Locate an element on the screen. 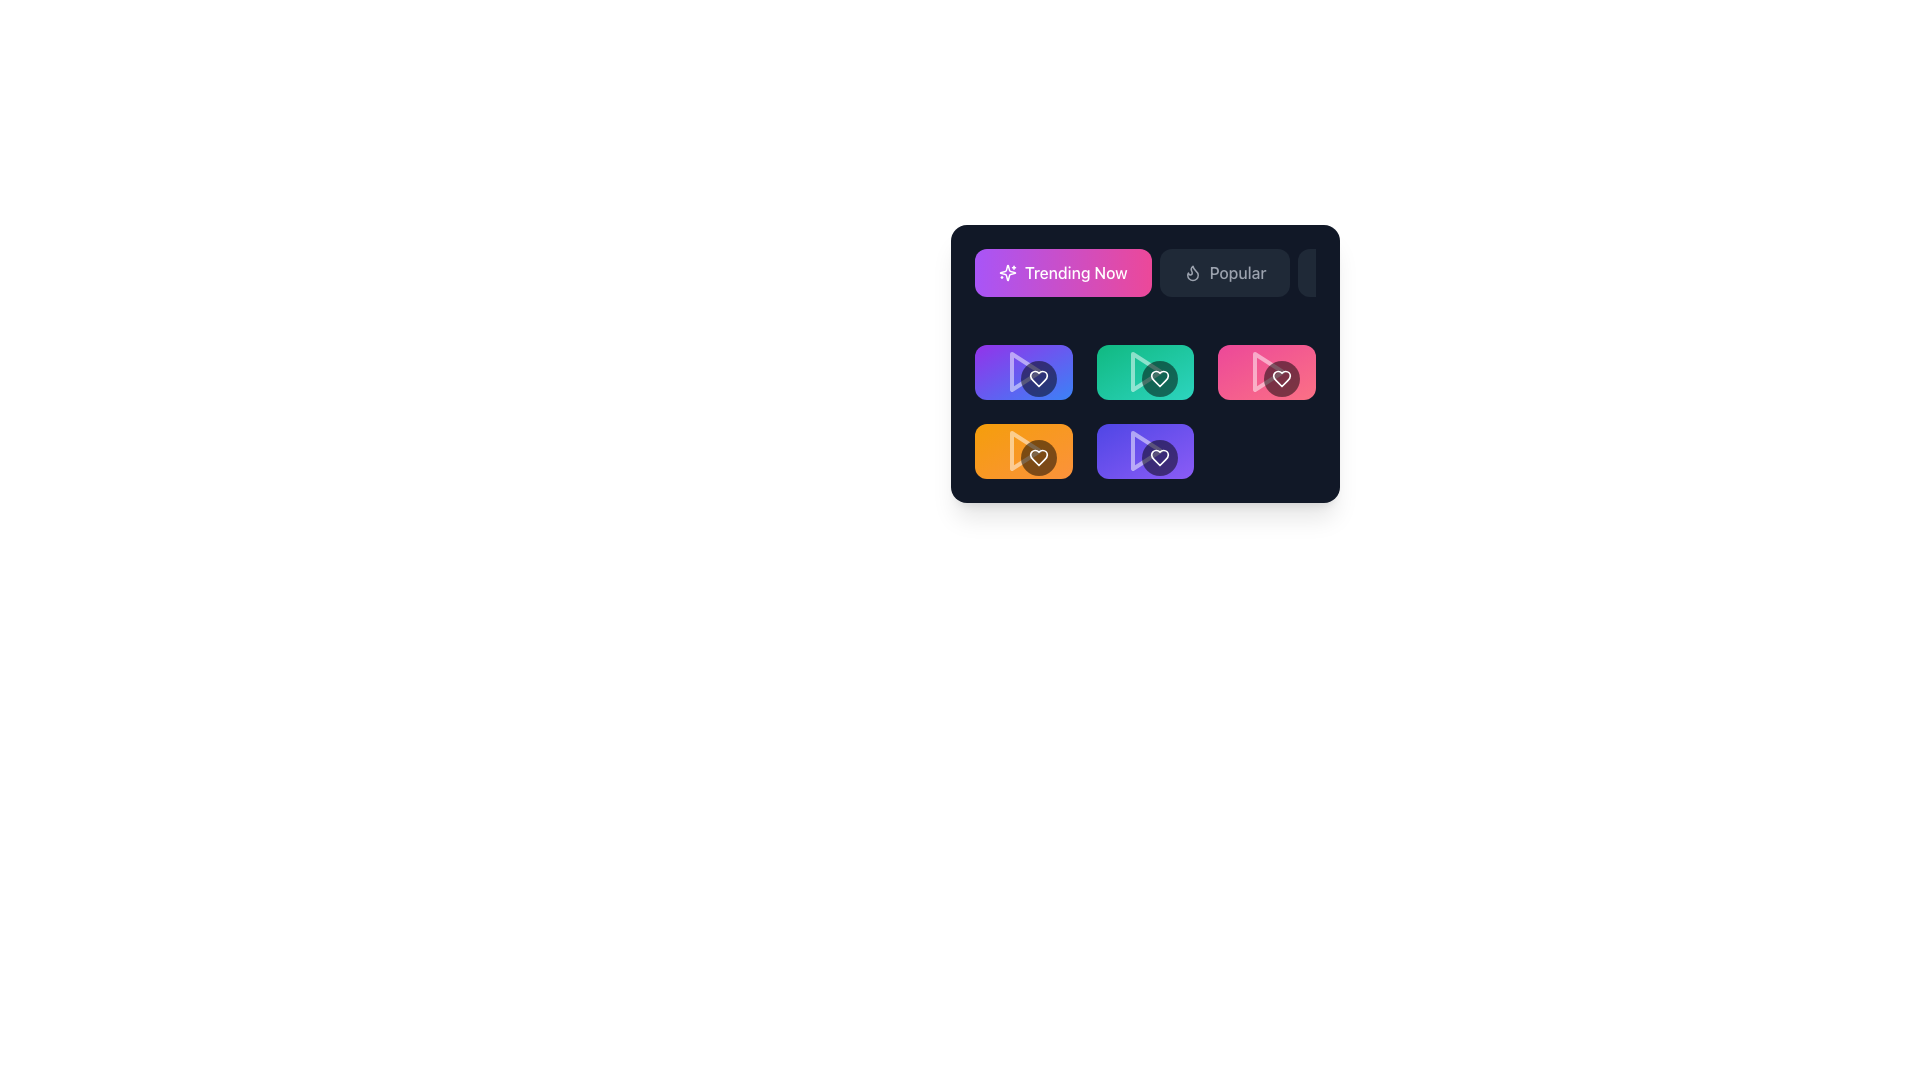 This screenshot has height=1080, width=1920. the Media Thumbnail located in the top-right of the grid is located at coordinates (1266, 372).